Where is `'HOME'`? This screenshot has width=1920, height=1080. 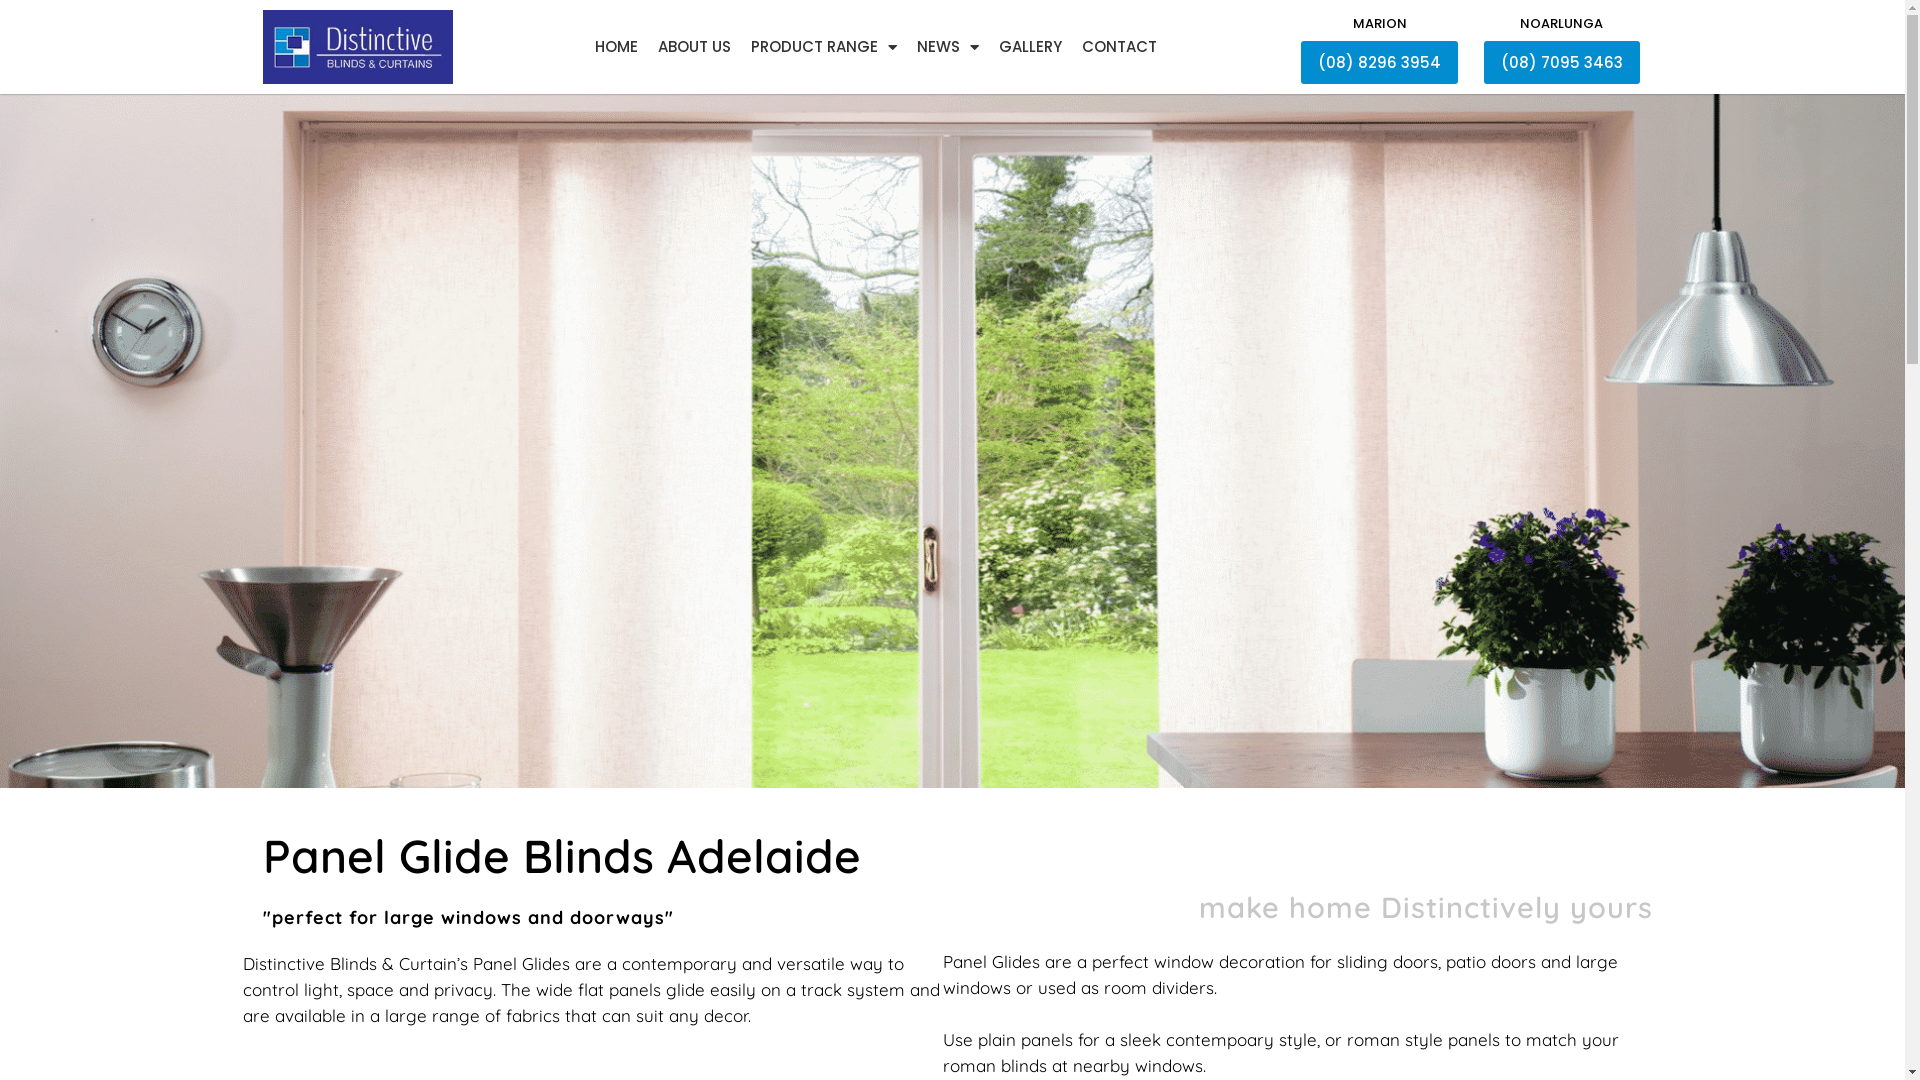
'HOME' is located at coordinates (614, 45).